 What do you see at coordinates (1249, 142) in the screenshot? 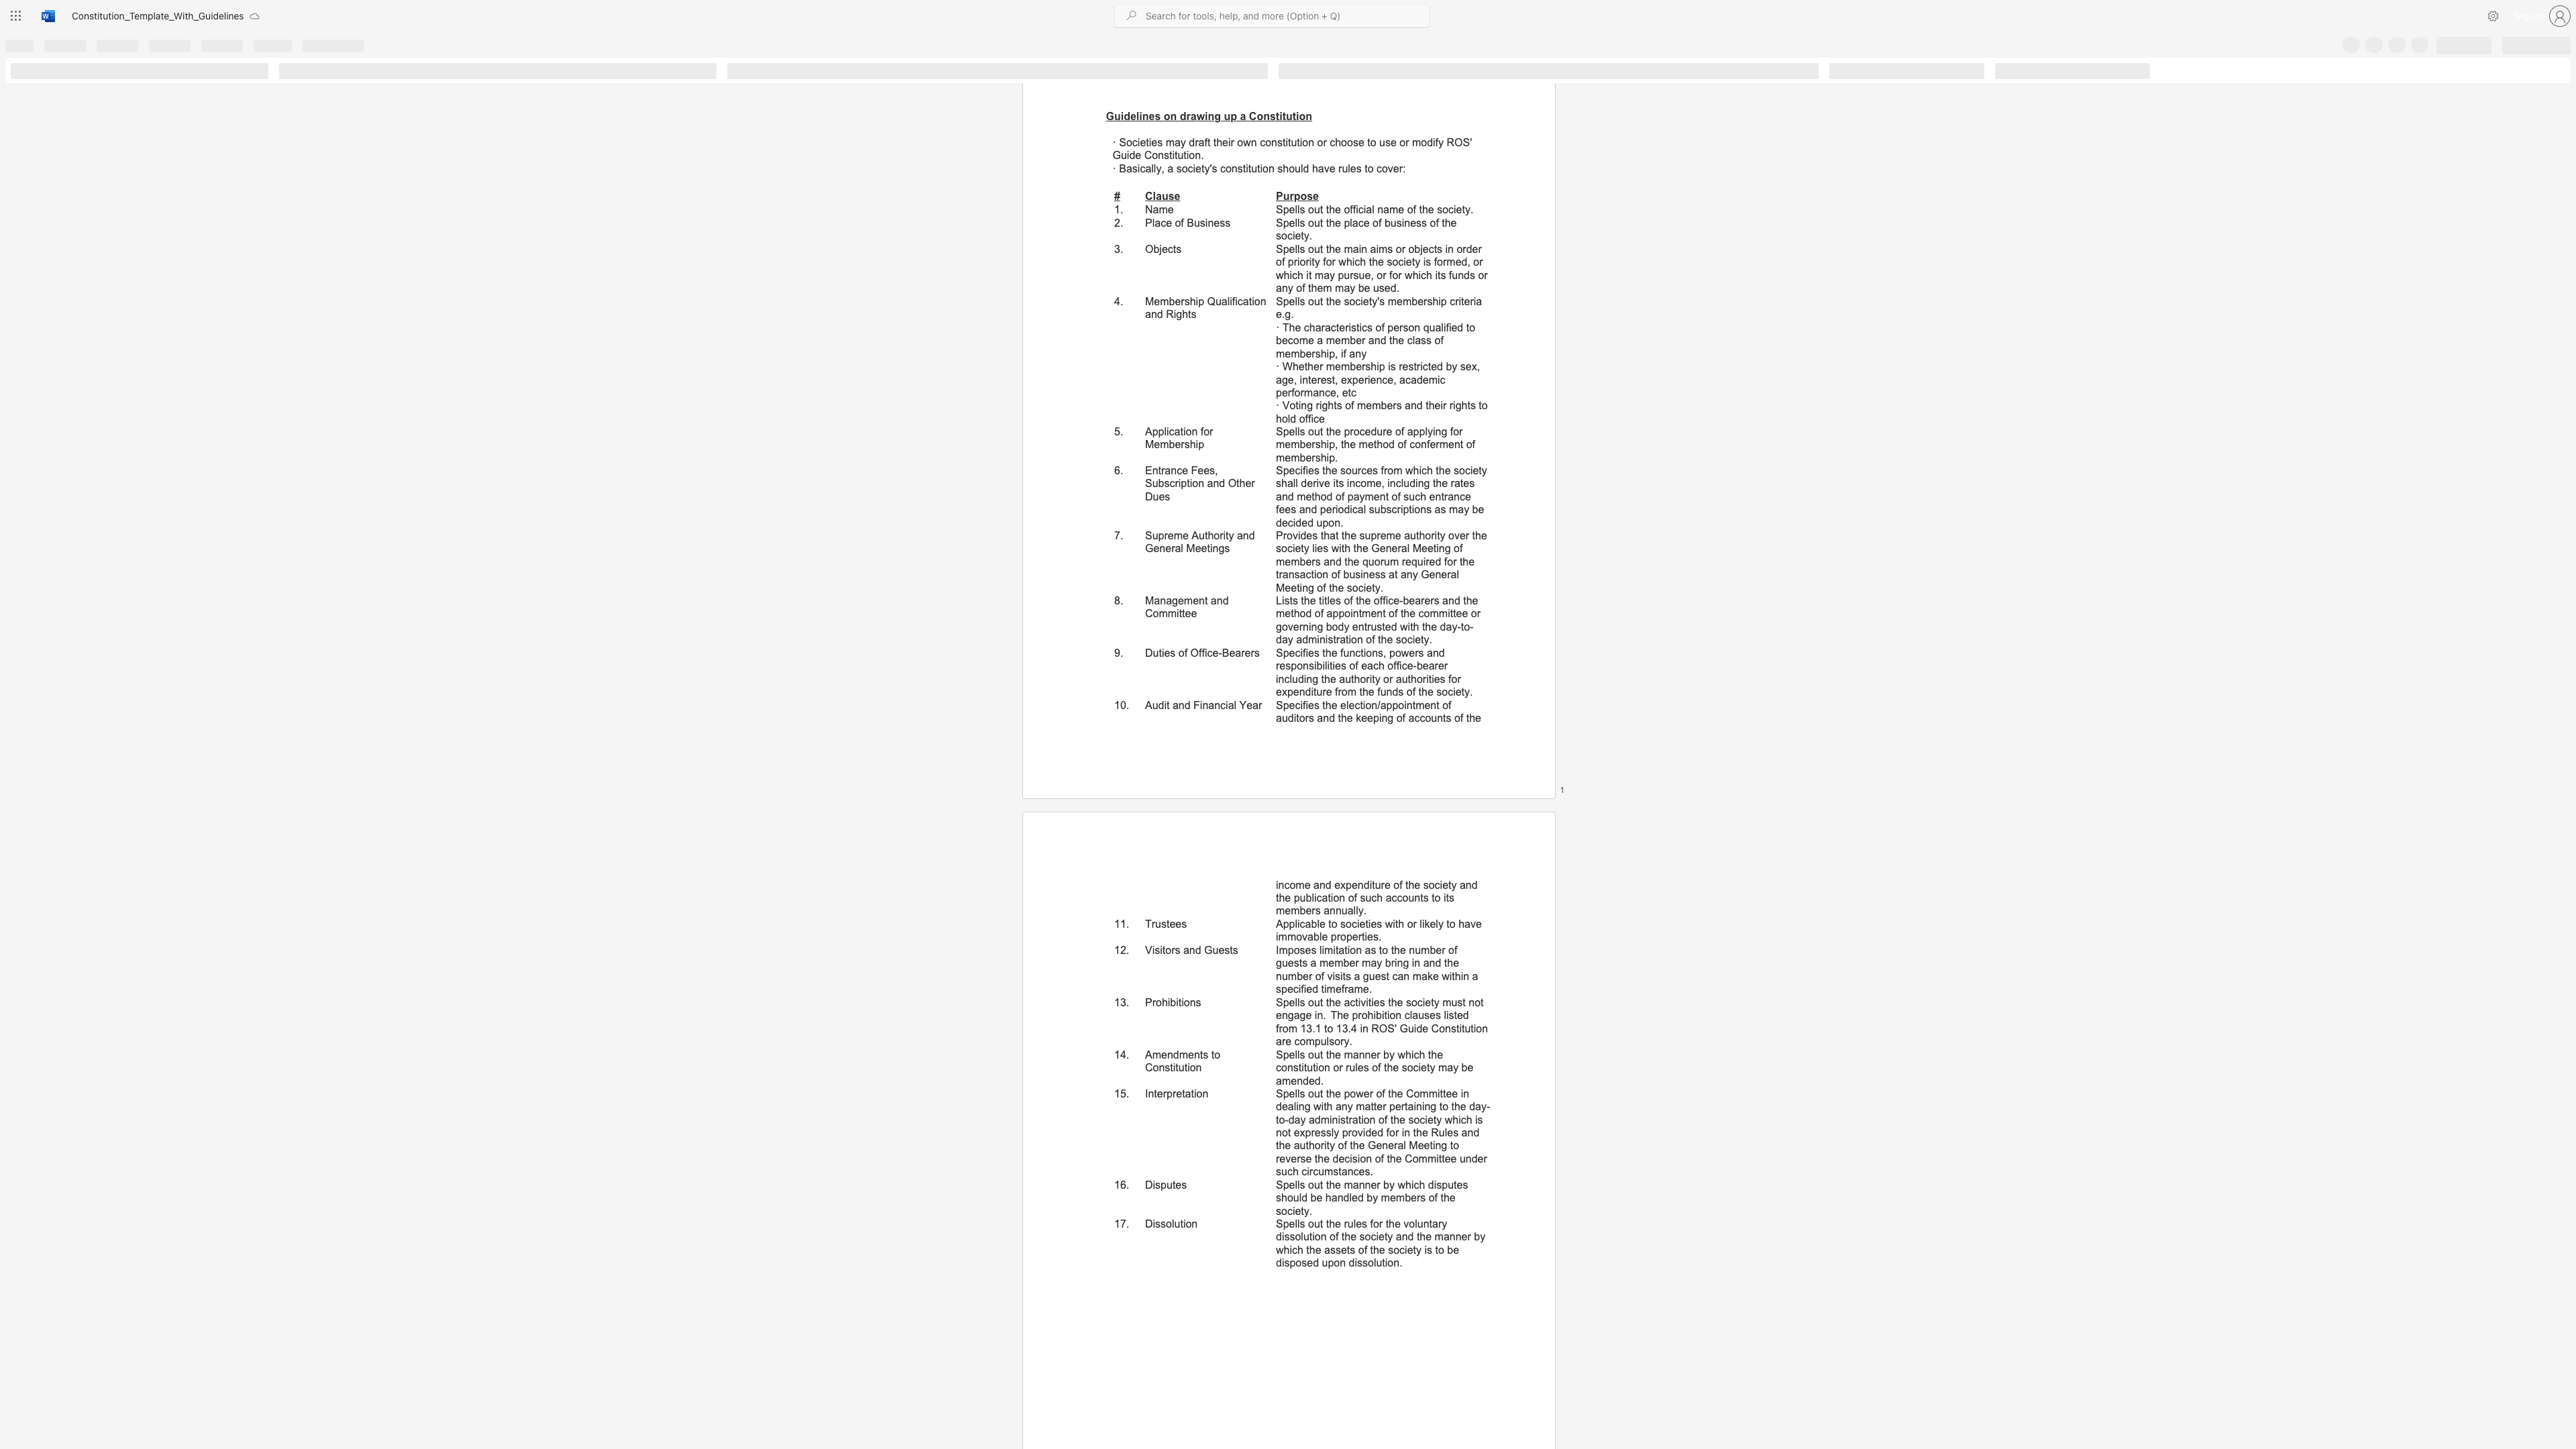
I see `the subset text "n constitution" within the text "· Societies may draft their own constitution or choose to use or modify ROS"` at bounding box center [1249, 142].